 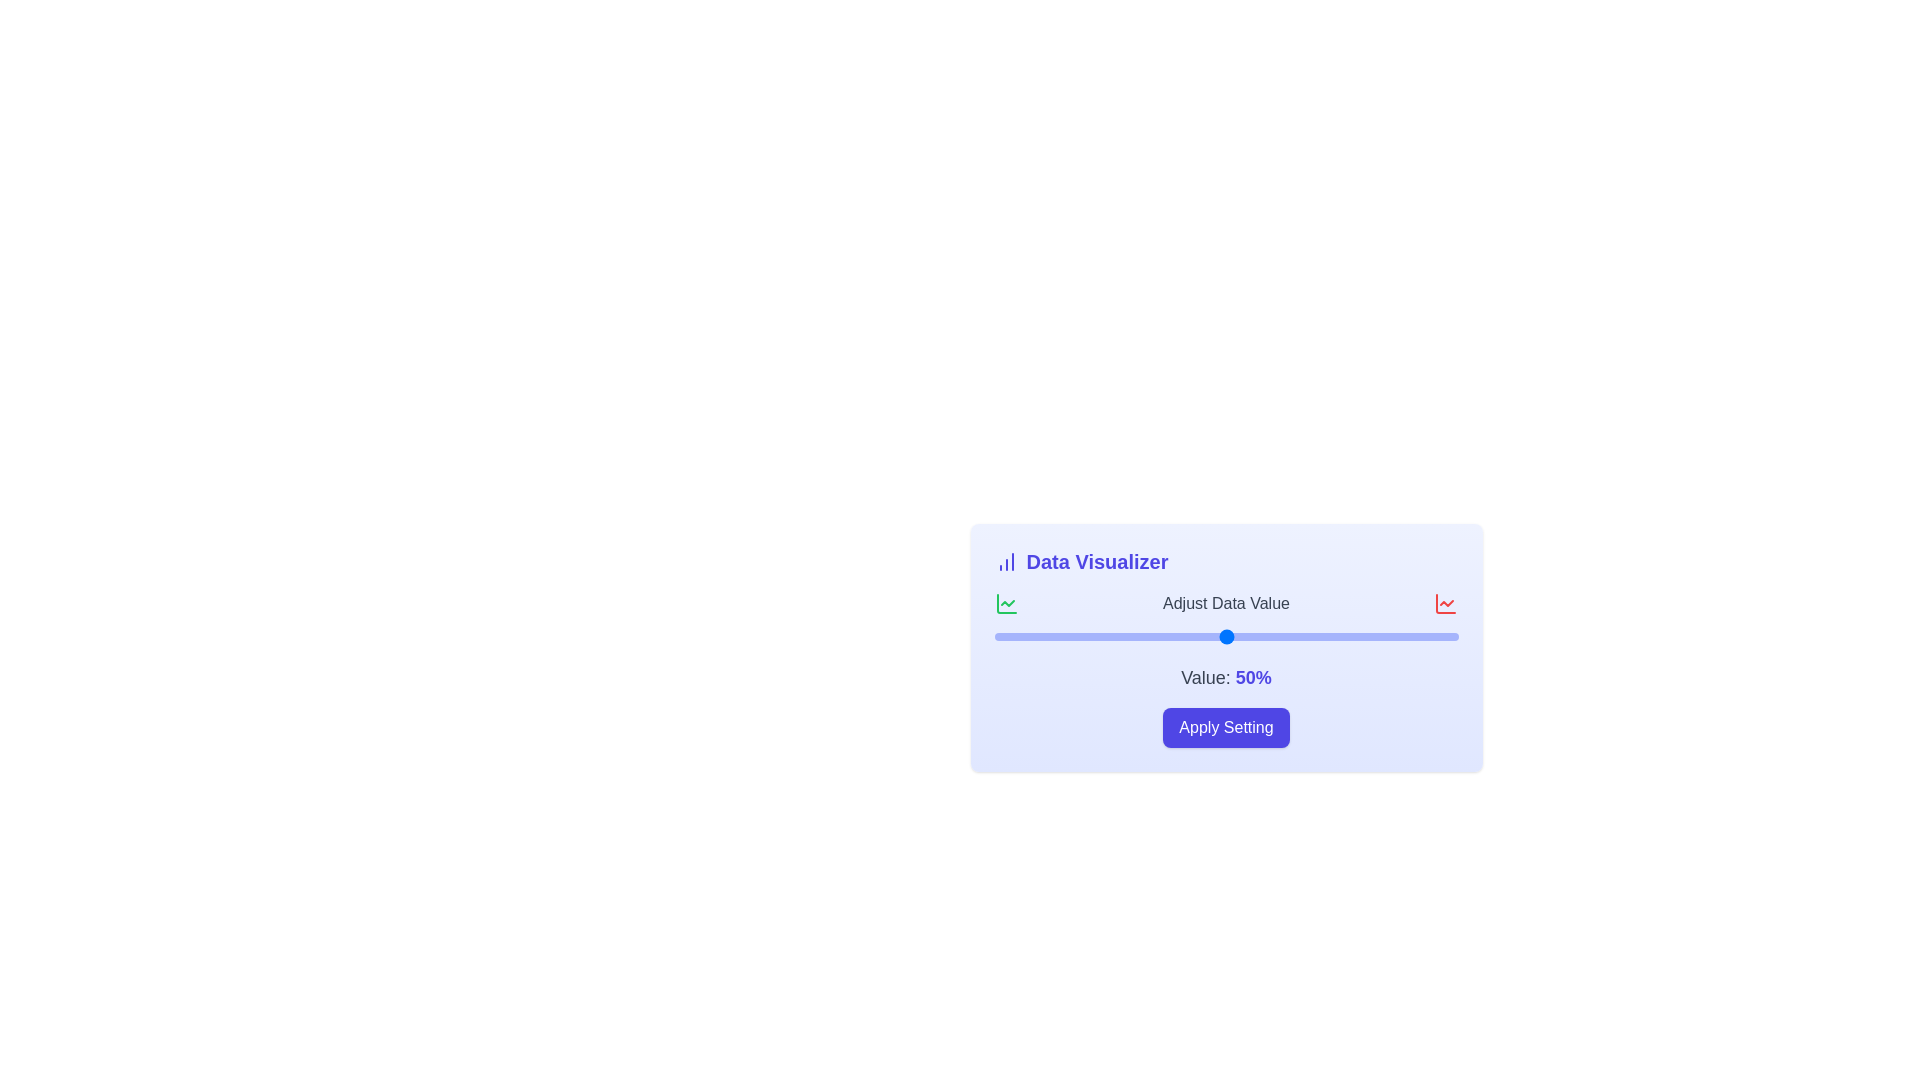 I want to click on the slider value, so click(x=1257, y=636).